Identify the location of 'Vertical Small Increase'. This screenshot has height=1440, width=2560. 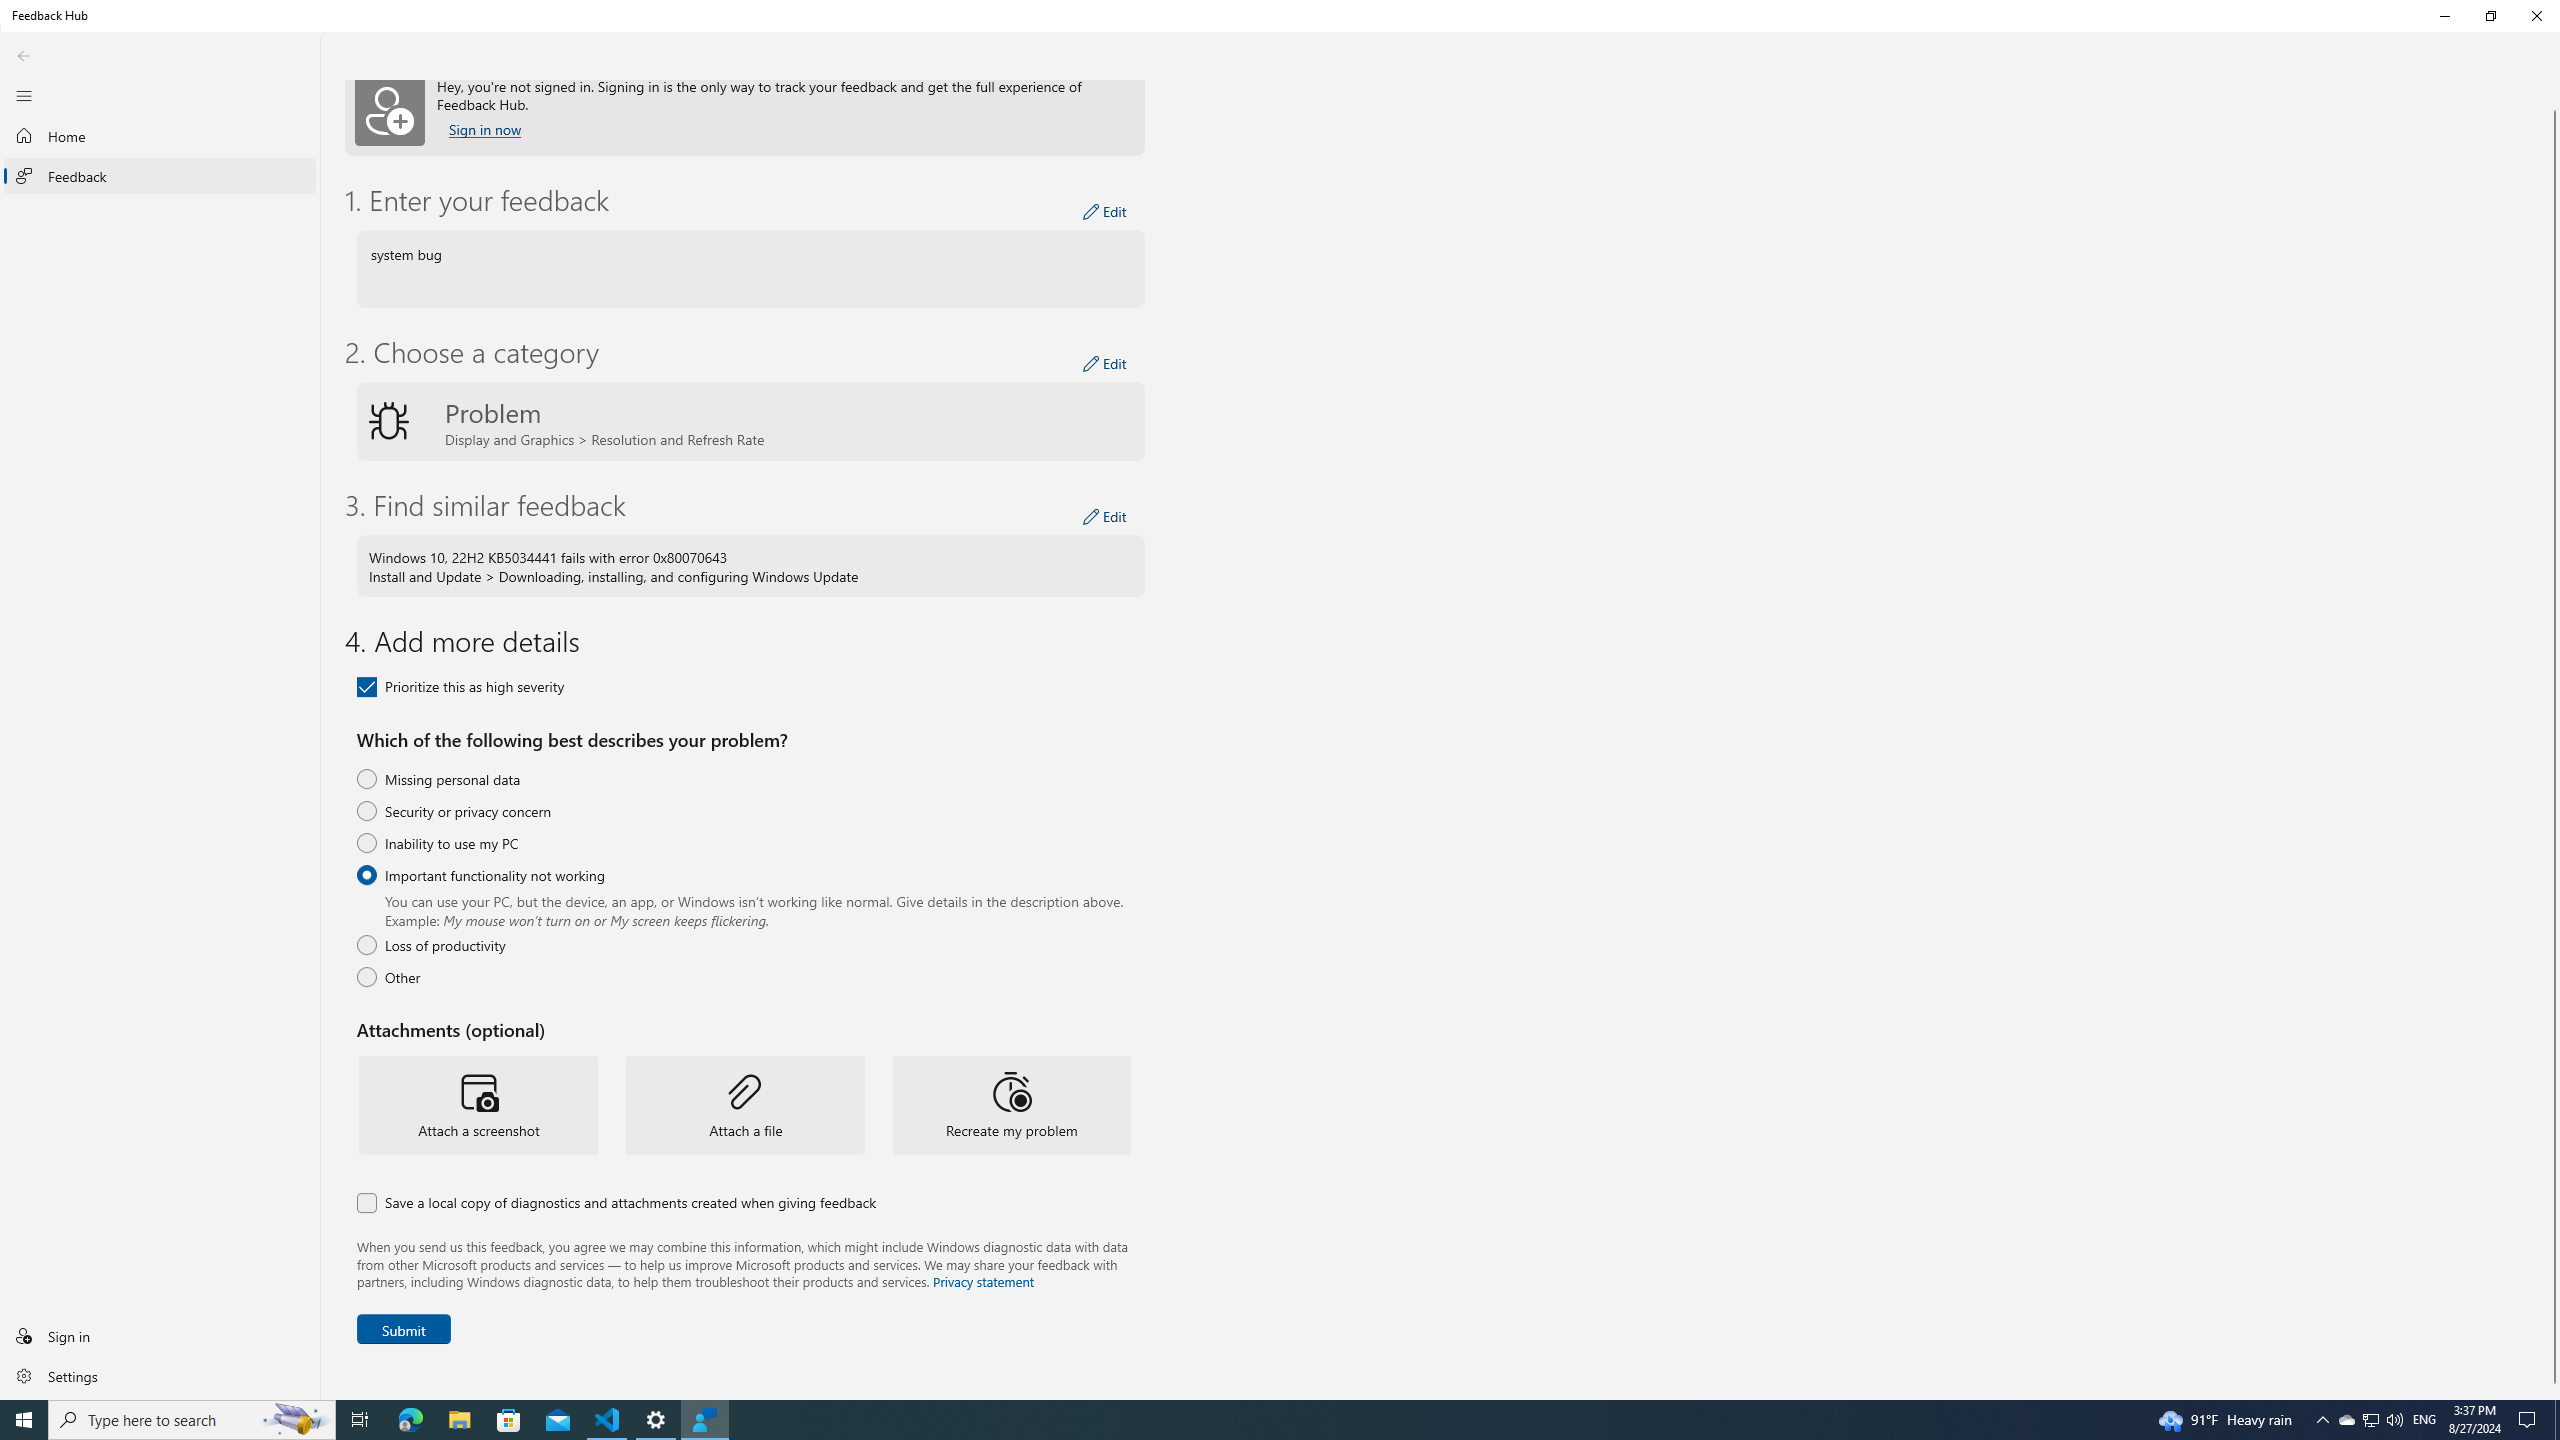
(2530, 1418).